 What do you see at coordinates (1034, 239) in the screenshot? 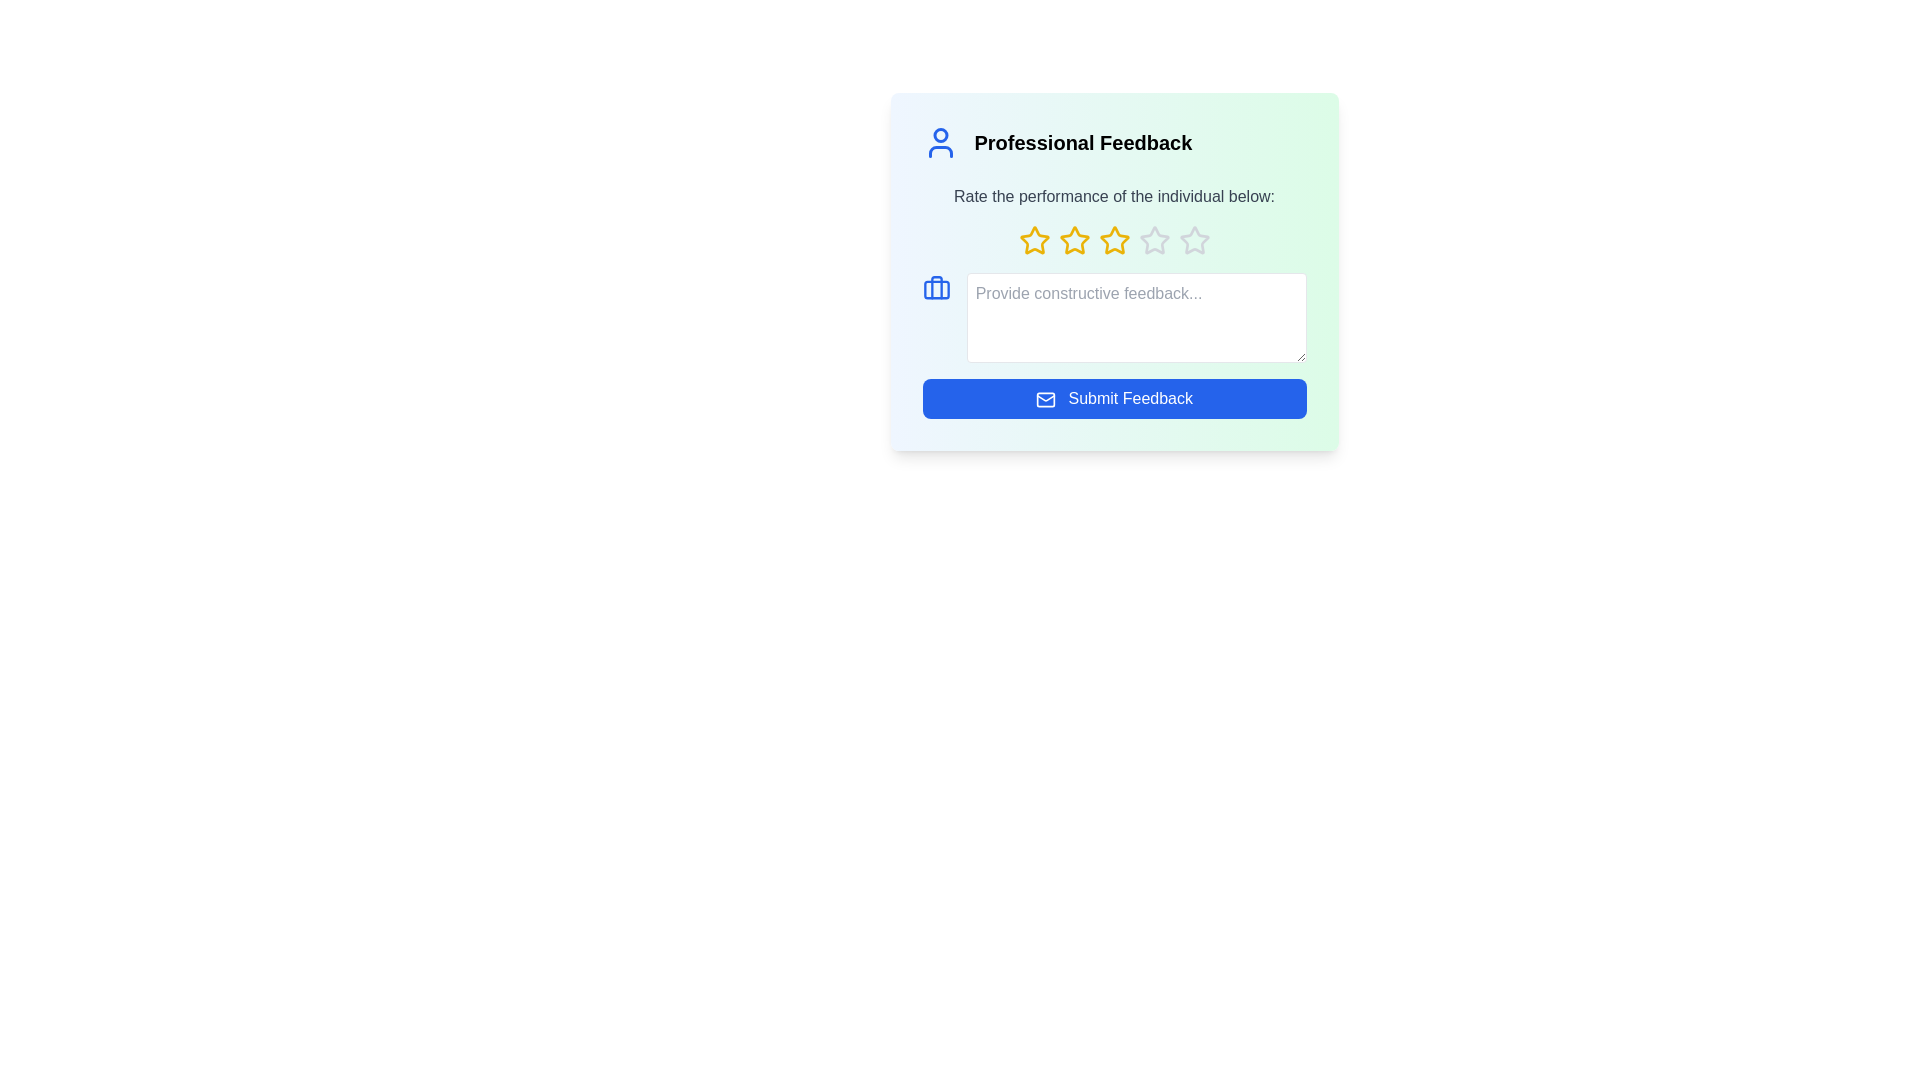
I see `the 1 star in the rating system` at bounding box center [1034, 239].